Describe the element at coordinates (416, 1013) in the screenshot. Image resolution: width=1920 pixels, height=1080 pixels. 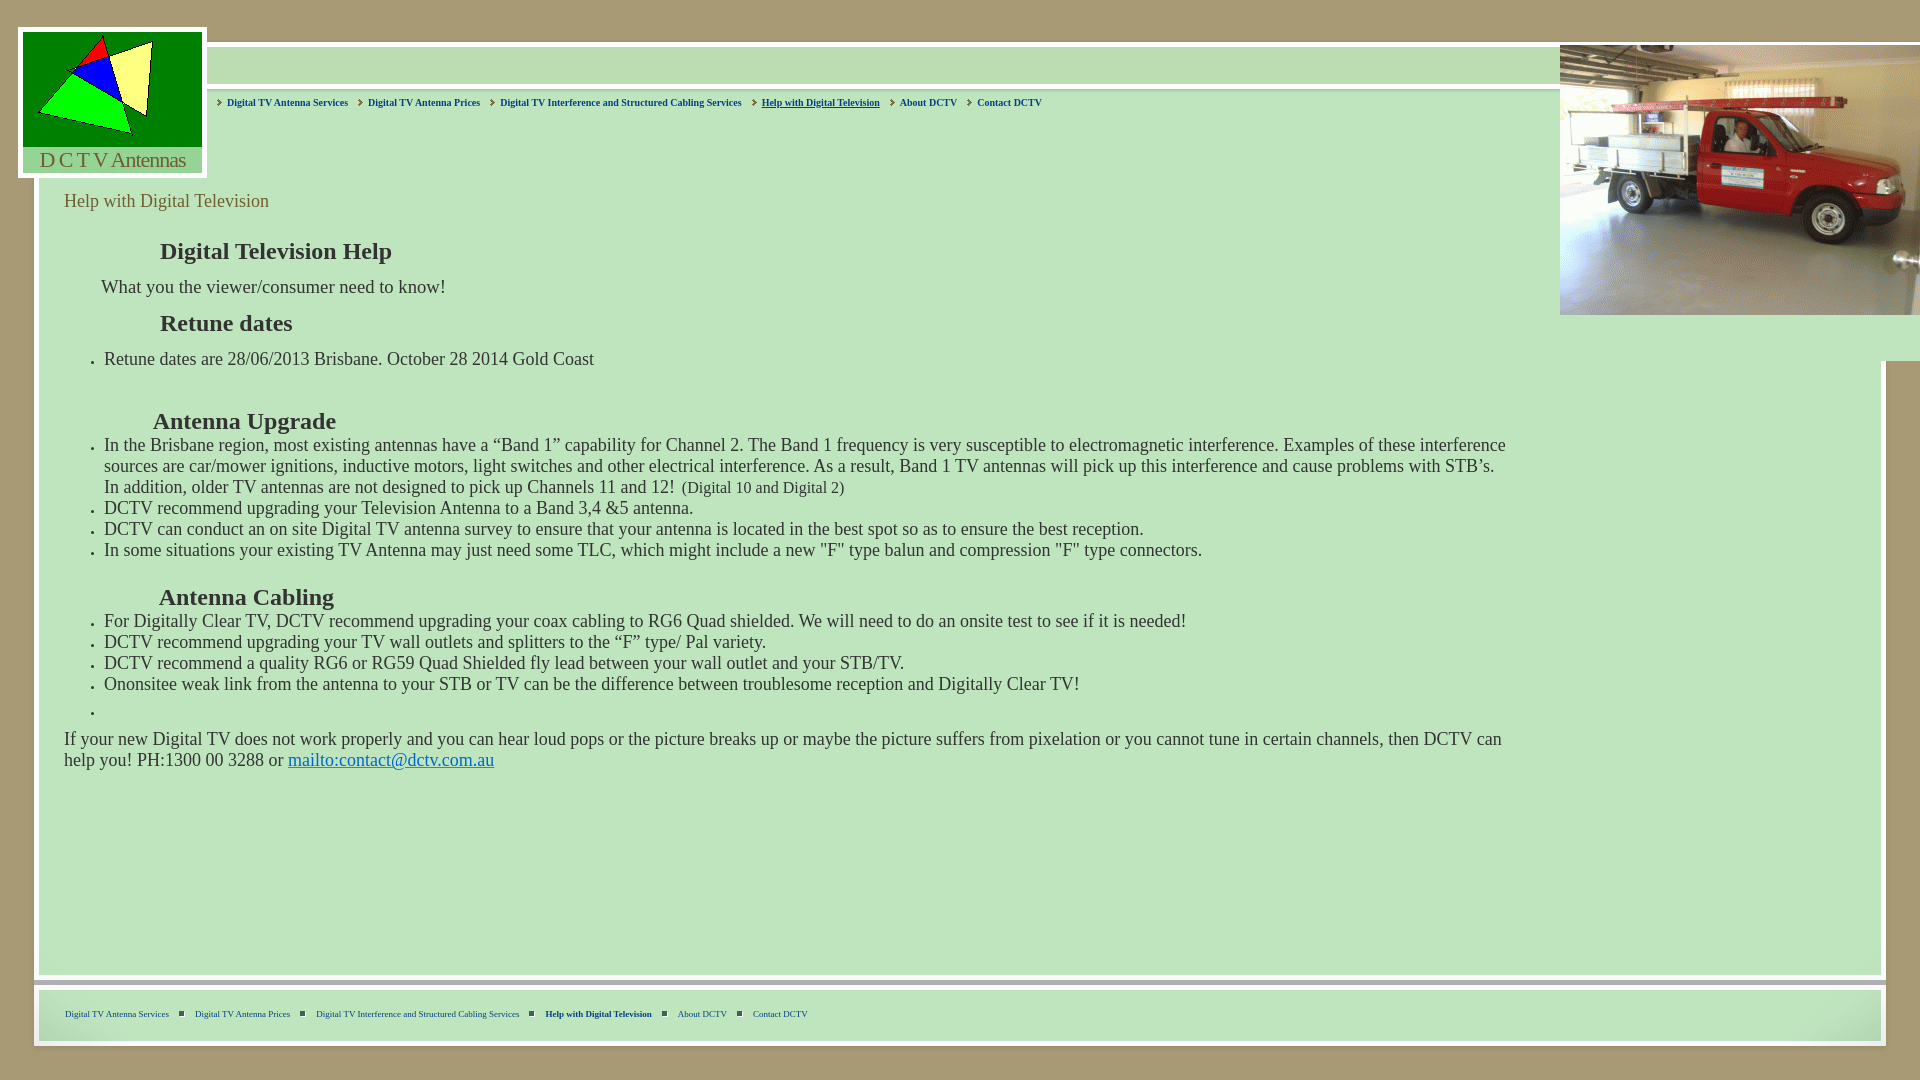
I see `'Digital TV Interference and Structured Cabling Services'` at that location.